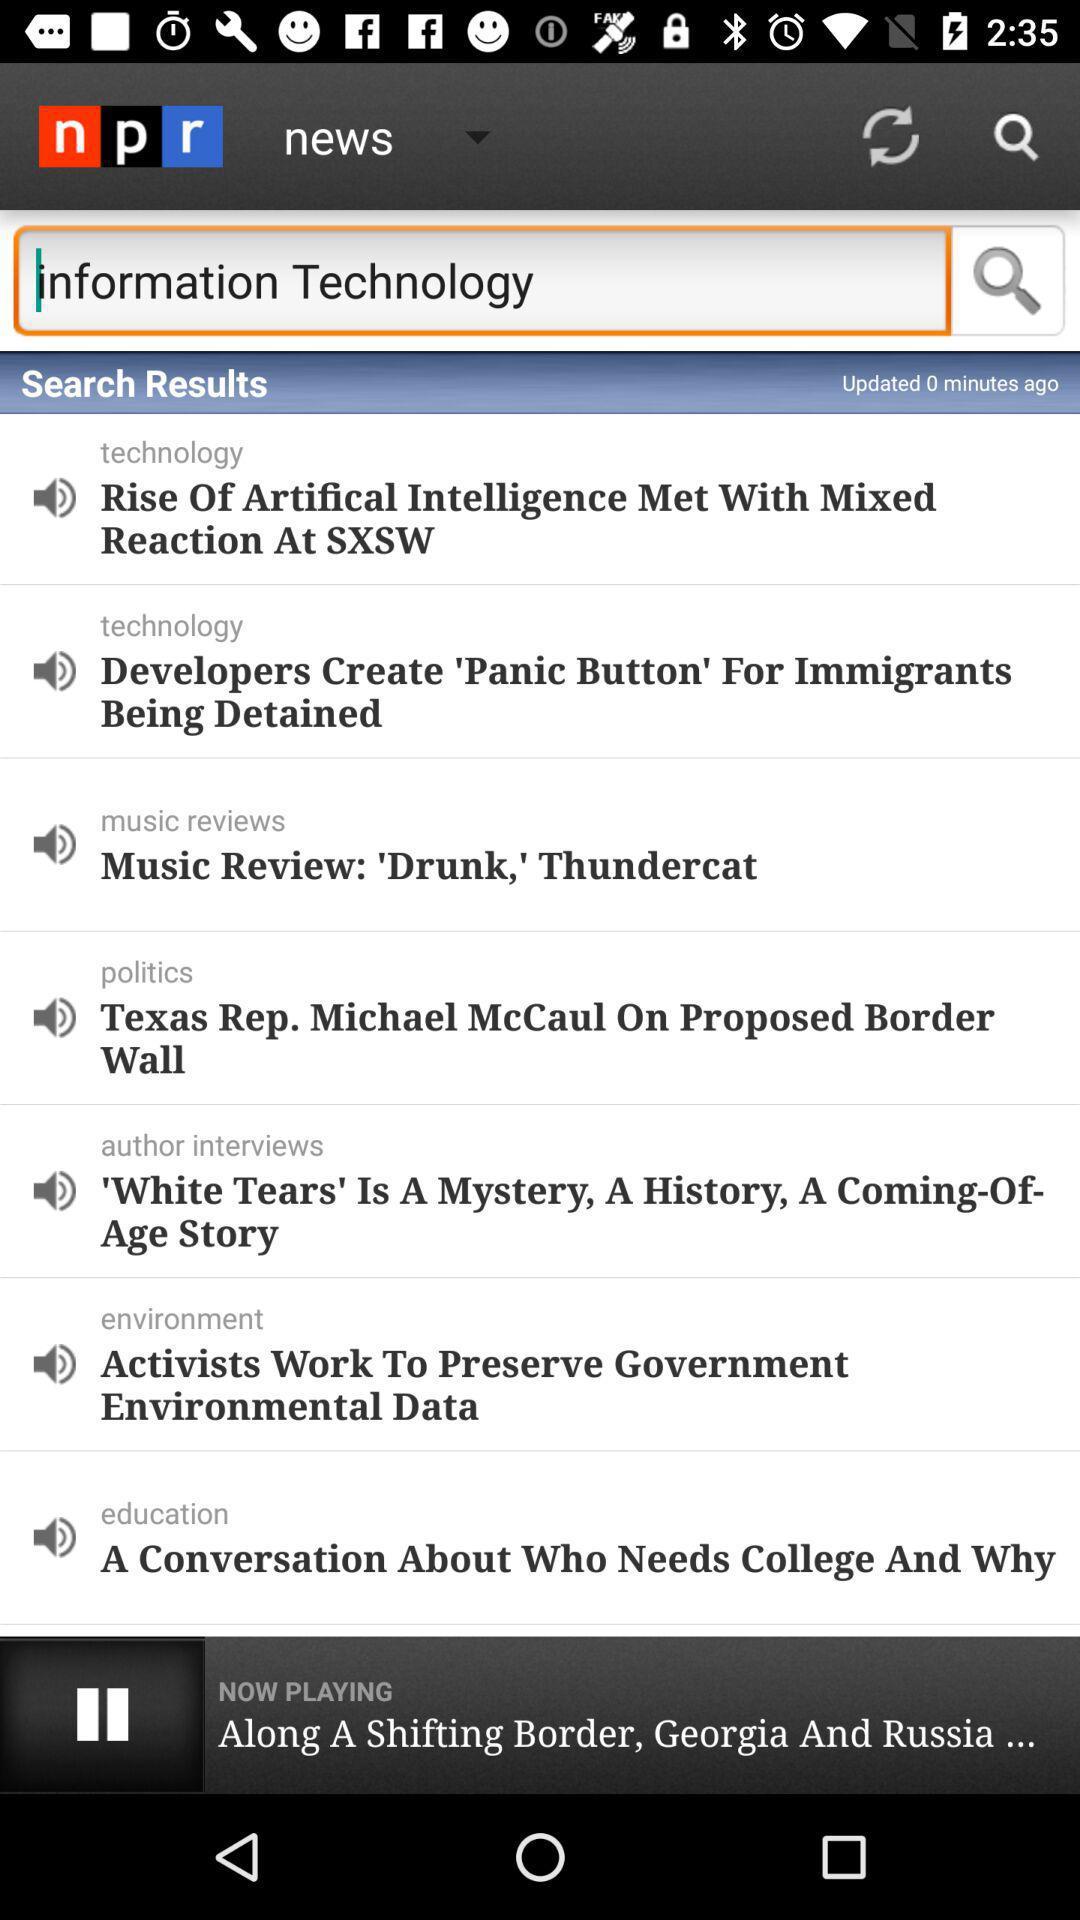 The width and height of the screenshot is (1080, 1920). Describe the element at coordinates (578, 1037) in the screenshot. I see `the icon below the politics icon` at that location.